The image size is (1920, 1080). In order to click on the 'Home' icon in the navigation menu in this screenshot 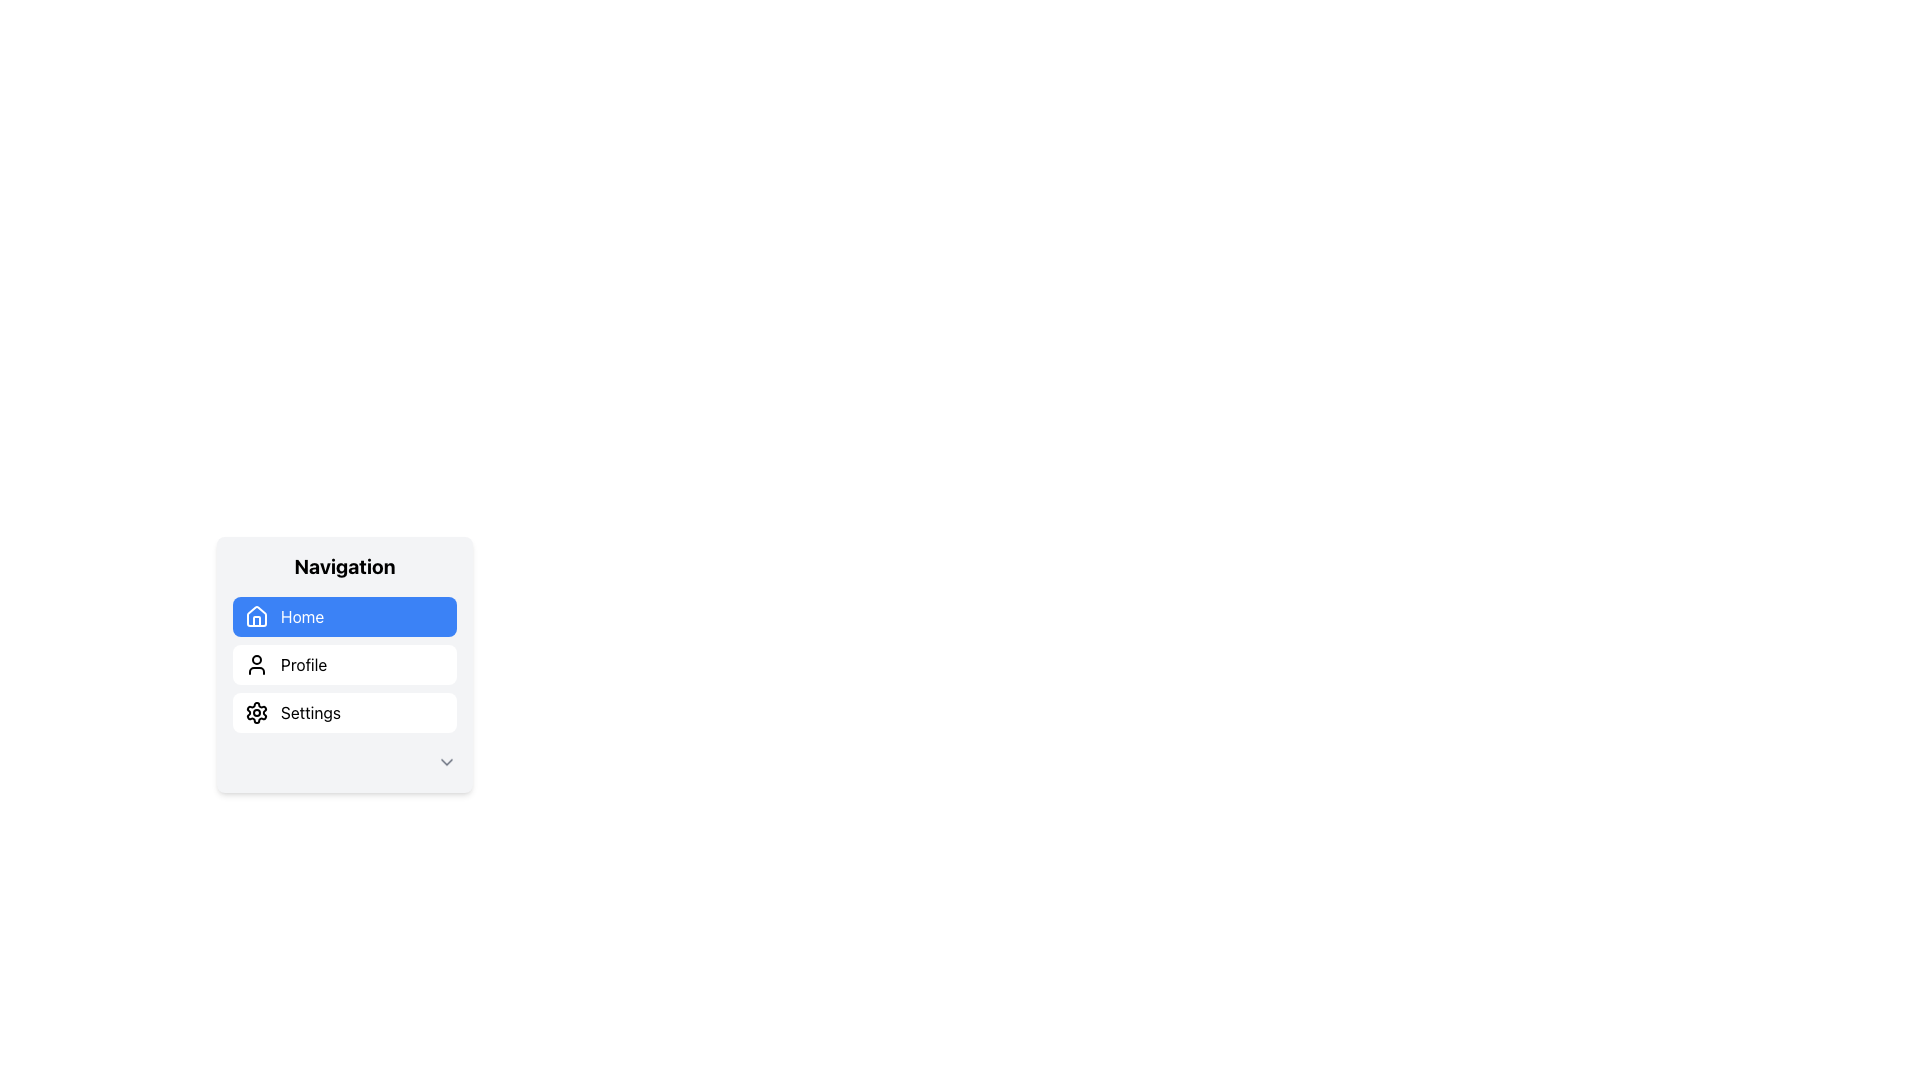, I will do `click(256, 616)`.